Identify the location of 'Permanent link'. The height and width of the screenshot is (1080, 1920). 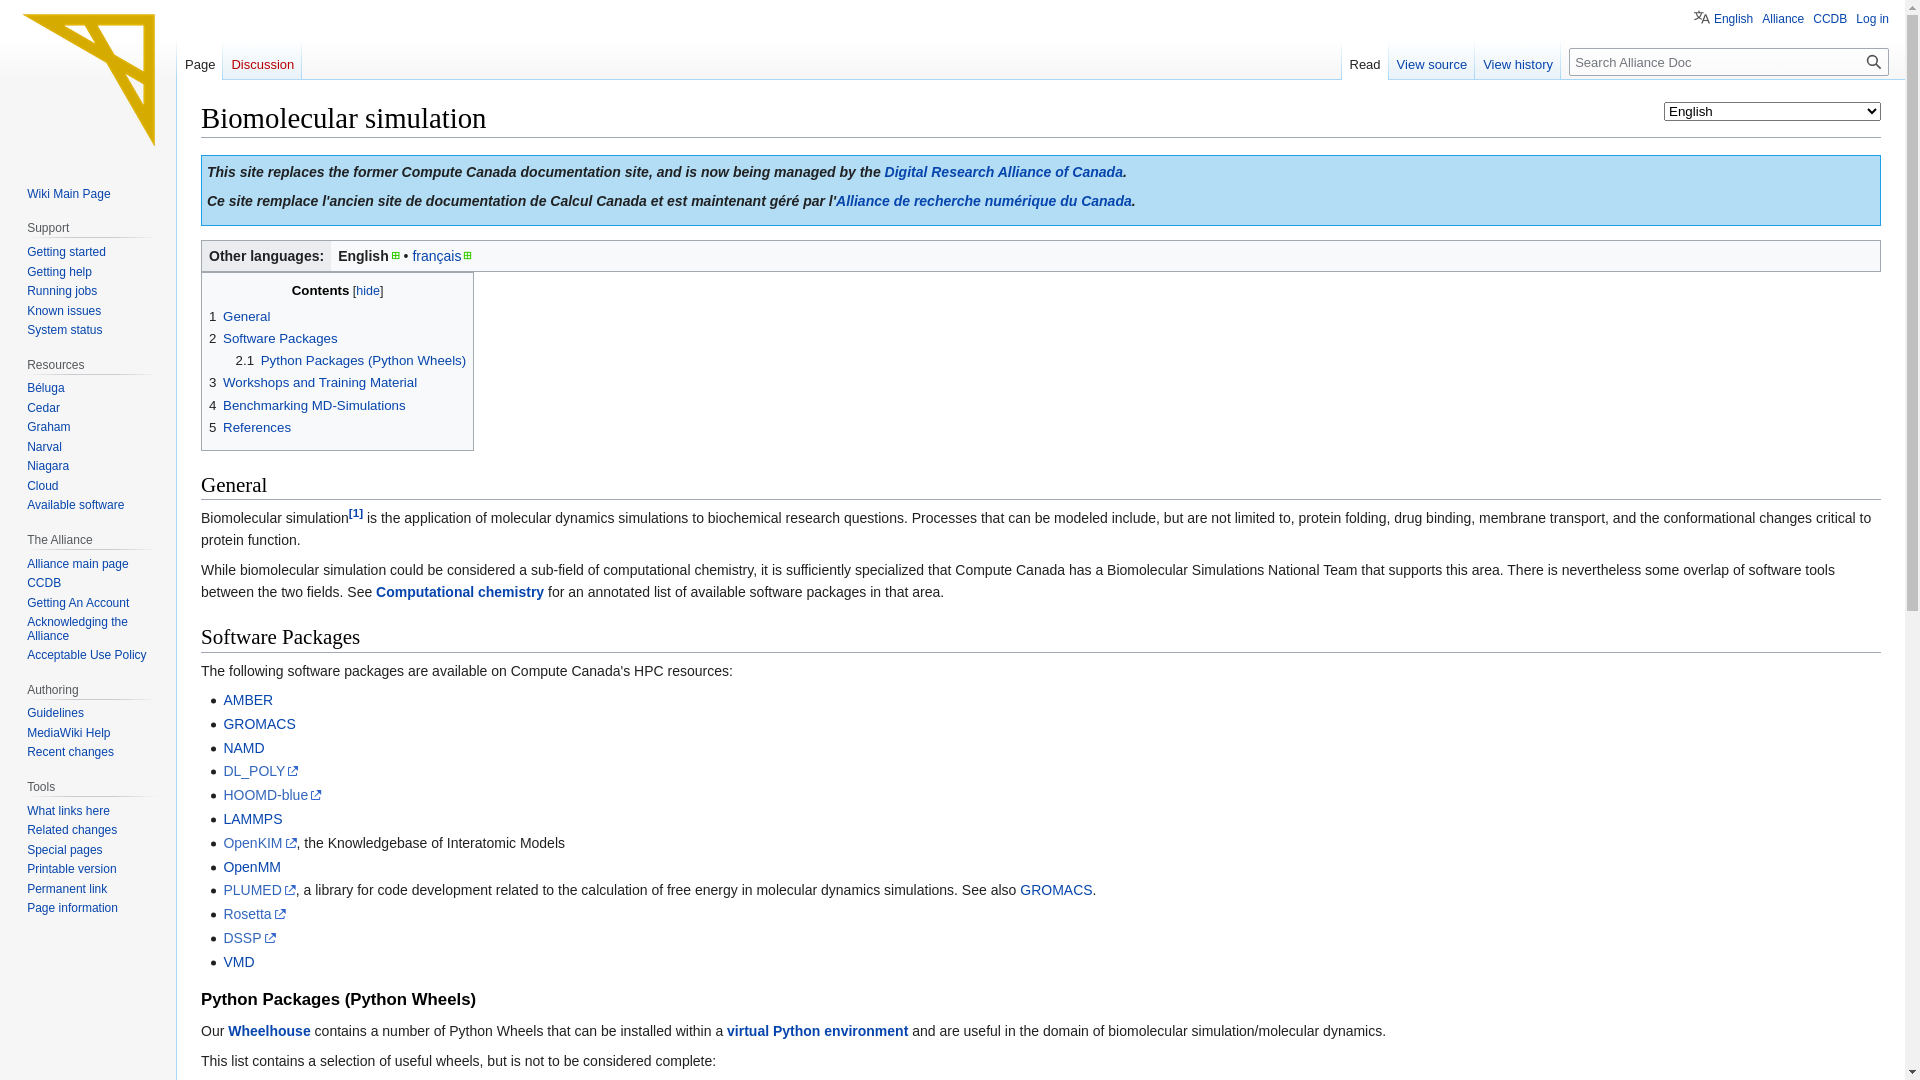
(67, 887).